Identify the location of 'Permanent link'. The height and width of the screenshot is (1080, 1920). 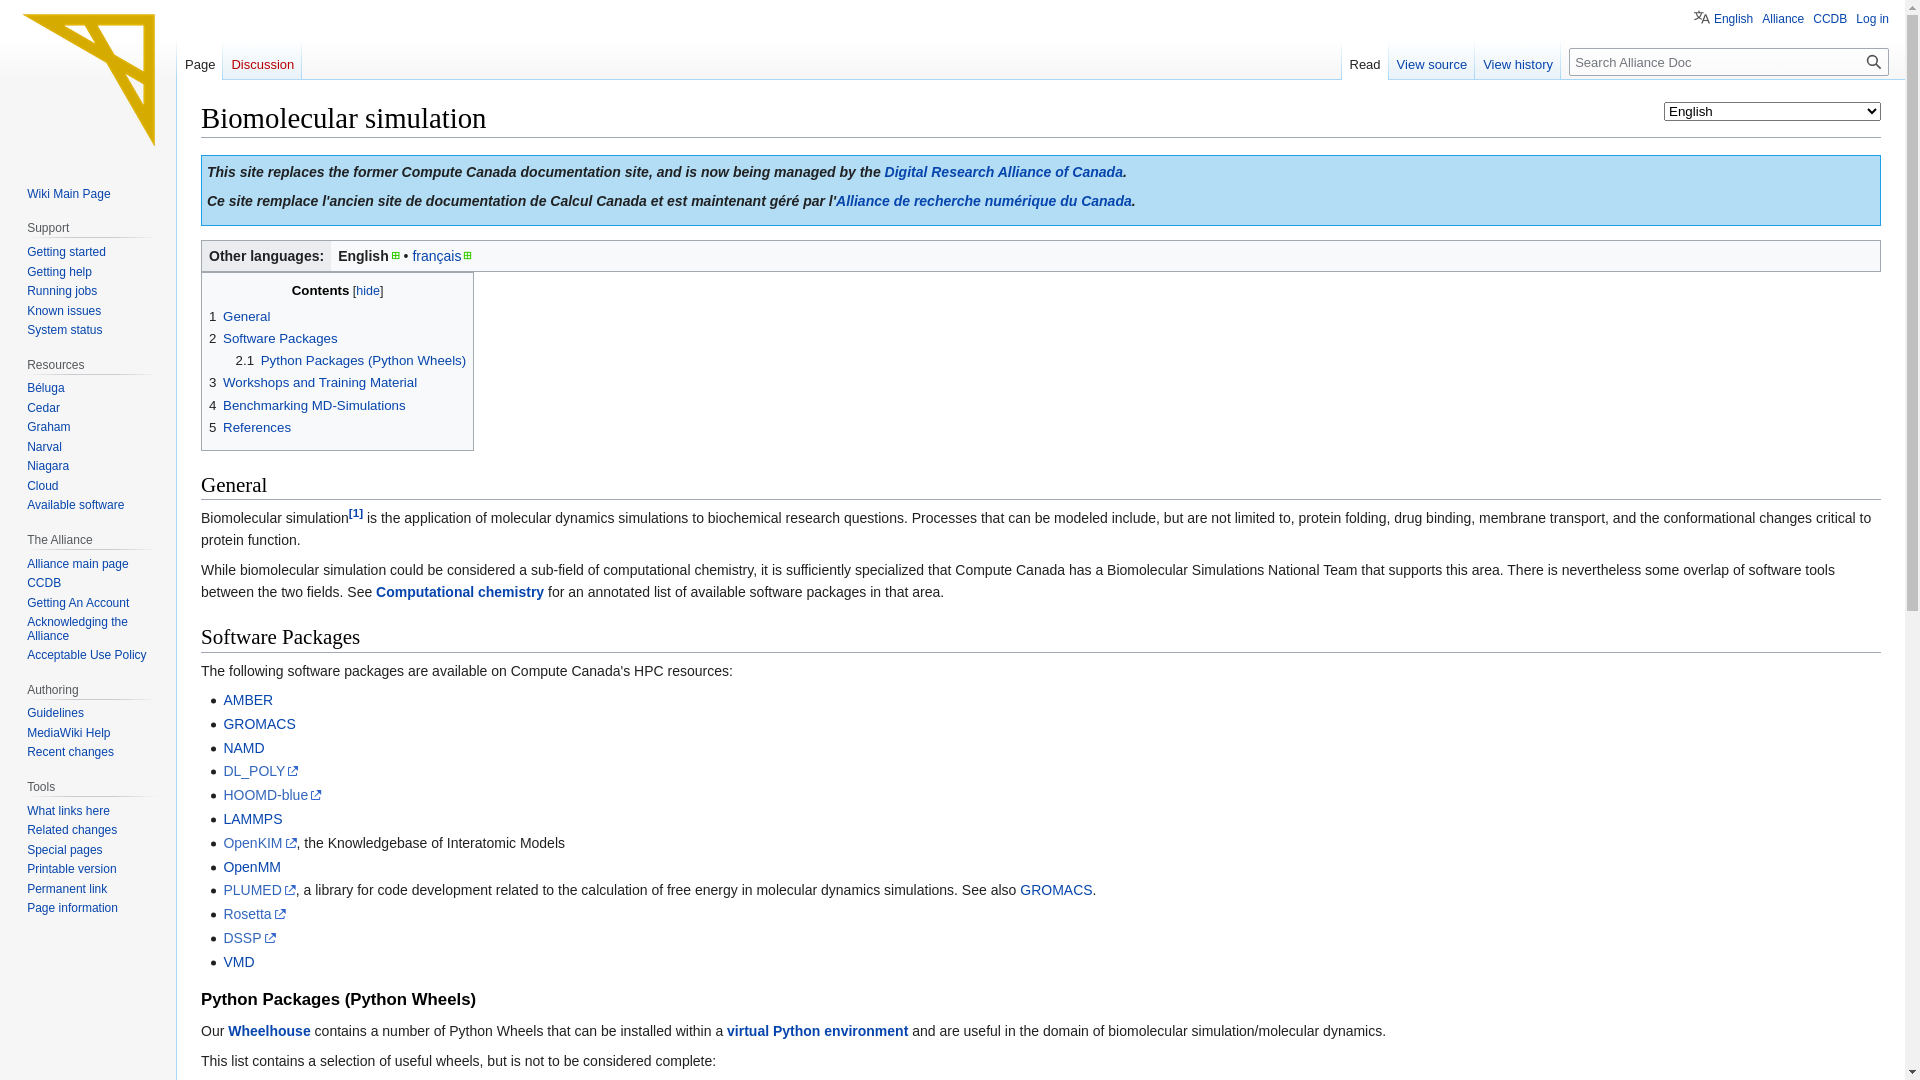
(67, 887).